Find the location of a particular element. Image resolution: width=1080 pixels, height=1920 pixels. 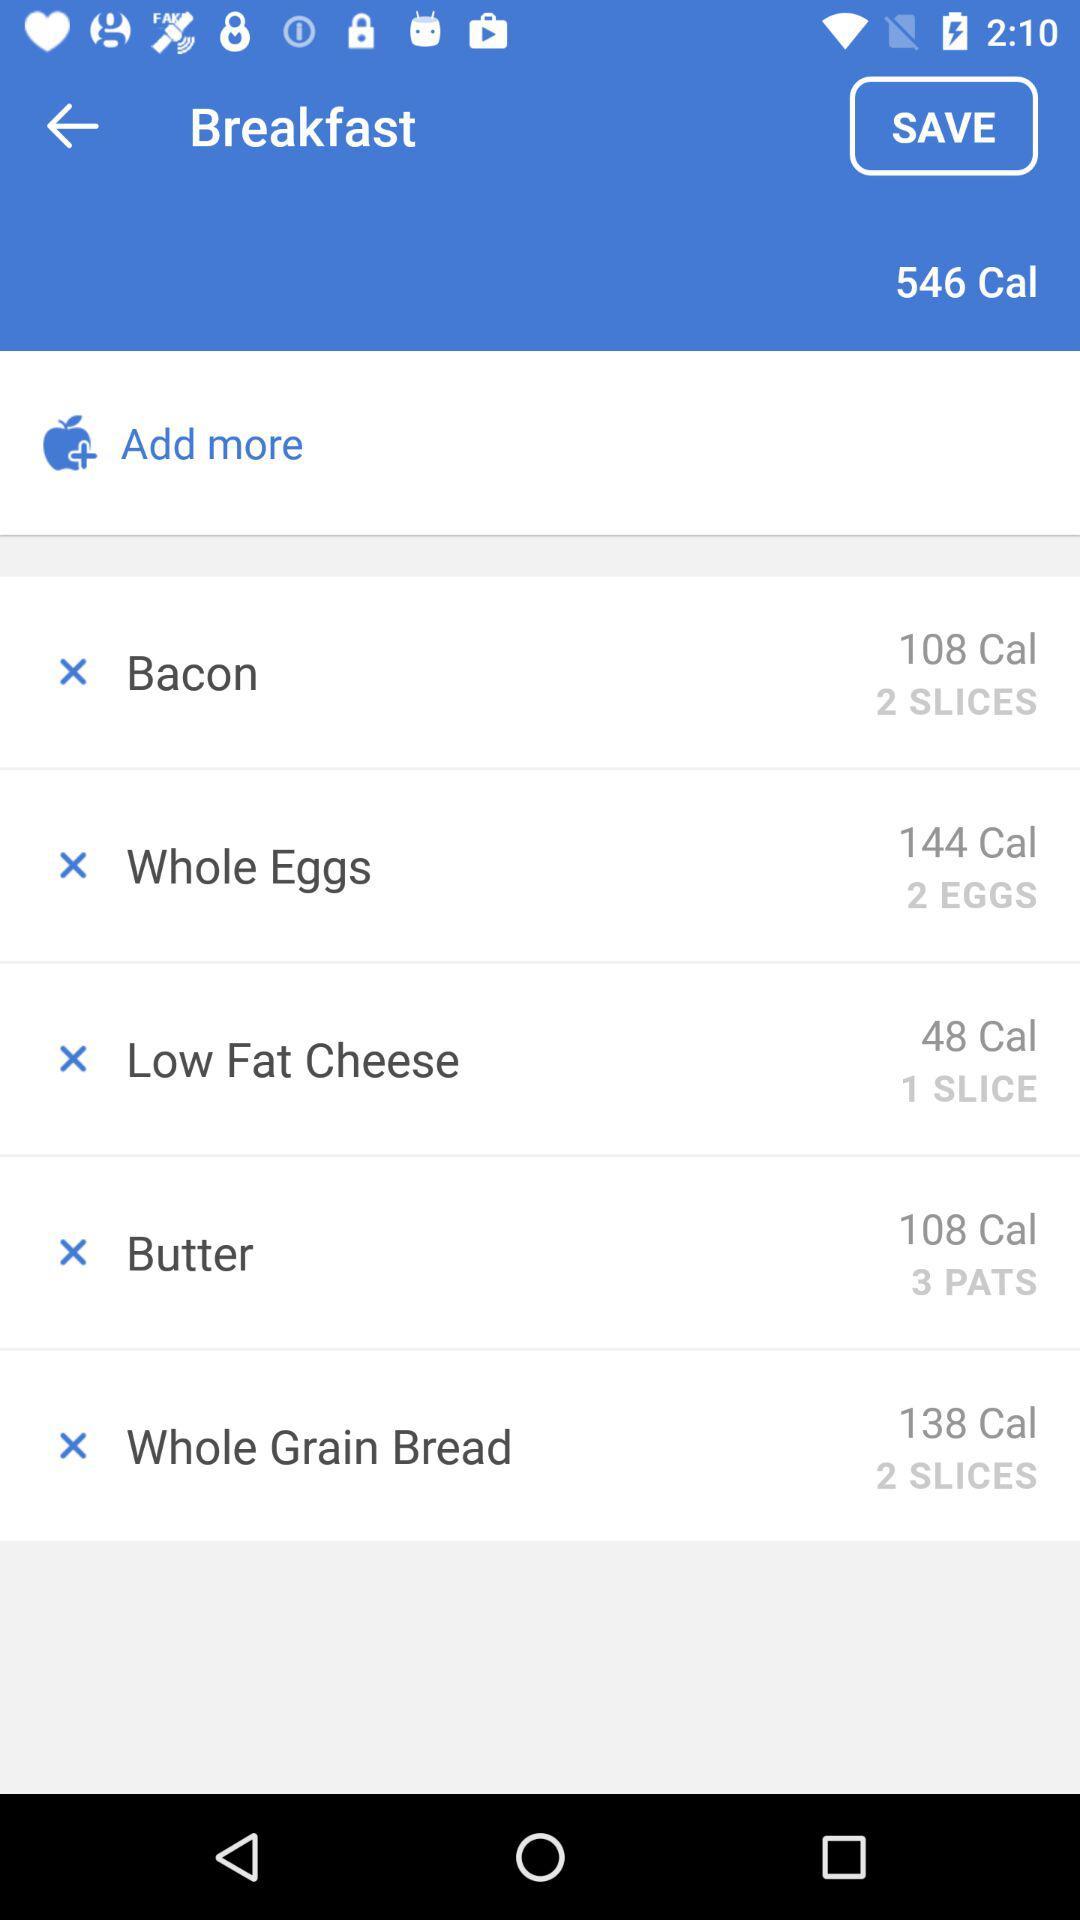

whole eggs icon is located at coordinates (510, 865).